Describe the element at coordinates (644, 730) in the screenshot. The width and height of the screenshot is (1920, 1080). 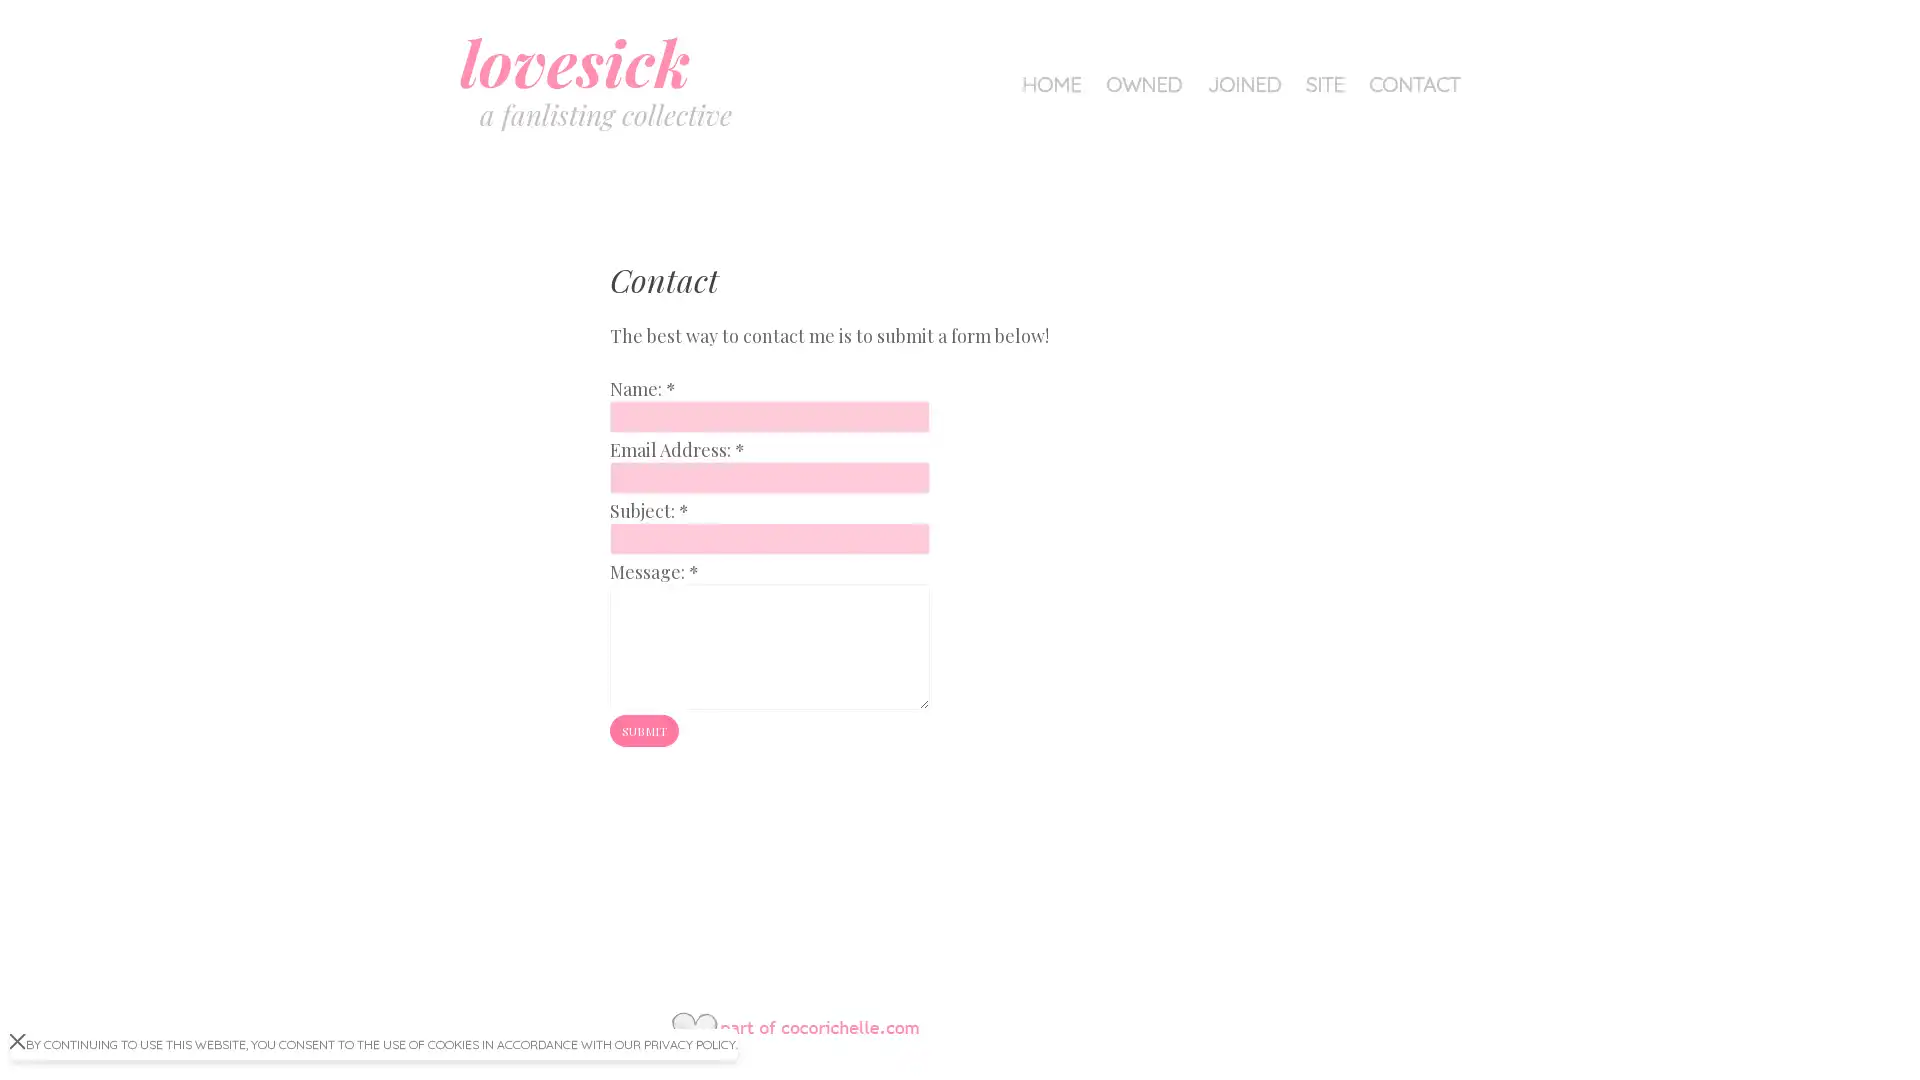
I see `Submit` at that location.